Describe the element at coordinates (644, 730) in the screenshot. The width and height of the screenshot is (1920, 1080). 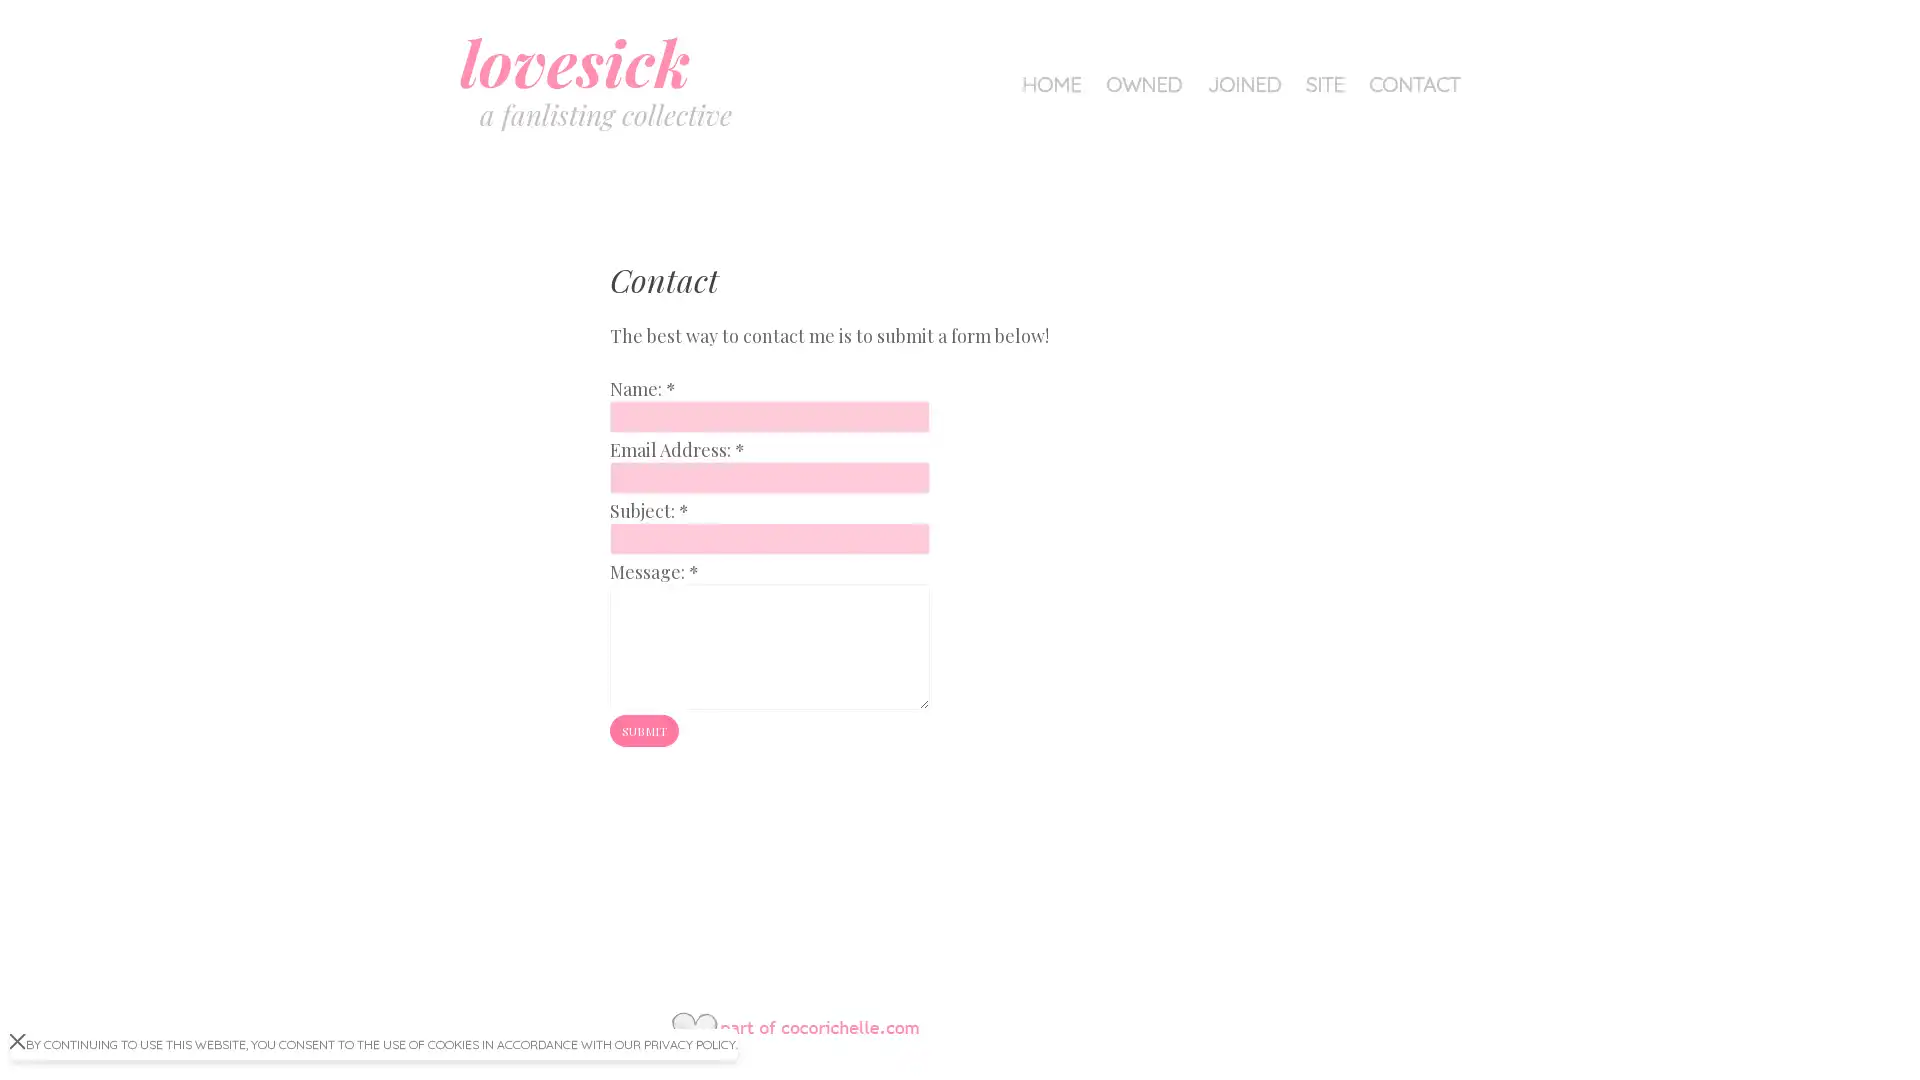
I see `Submit` at that location.